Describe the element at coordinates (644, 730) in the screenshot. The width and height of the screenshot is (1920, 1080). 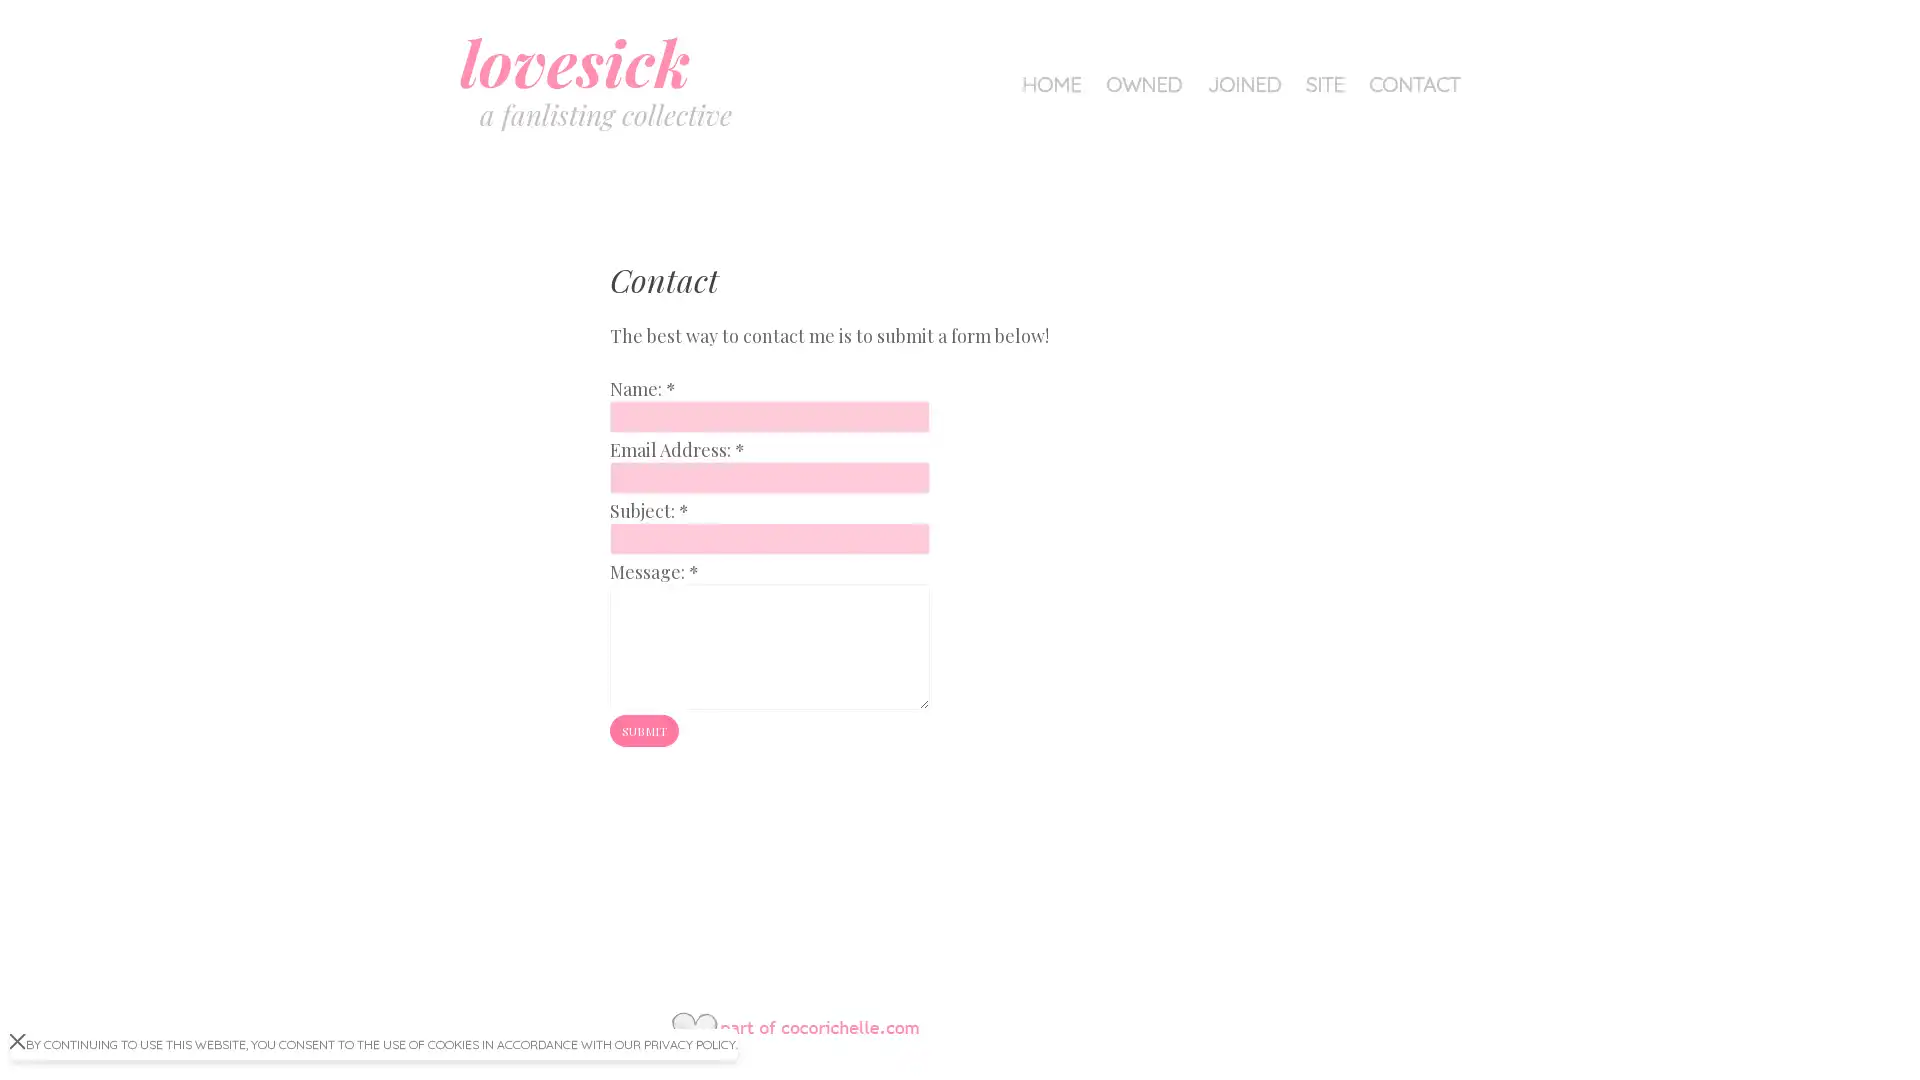
I see `Submit` at that location.